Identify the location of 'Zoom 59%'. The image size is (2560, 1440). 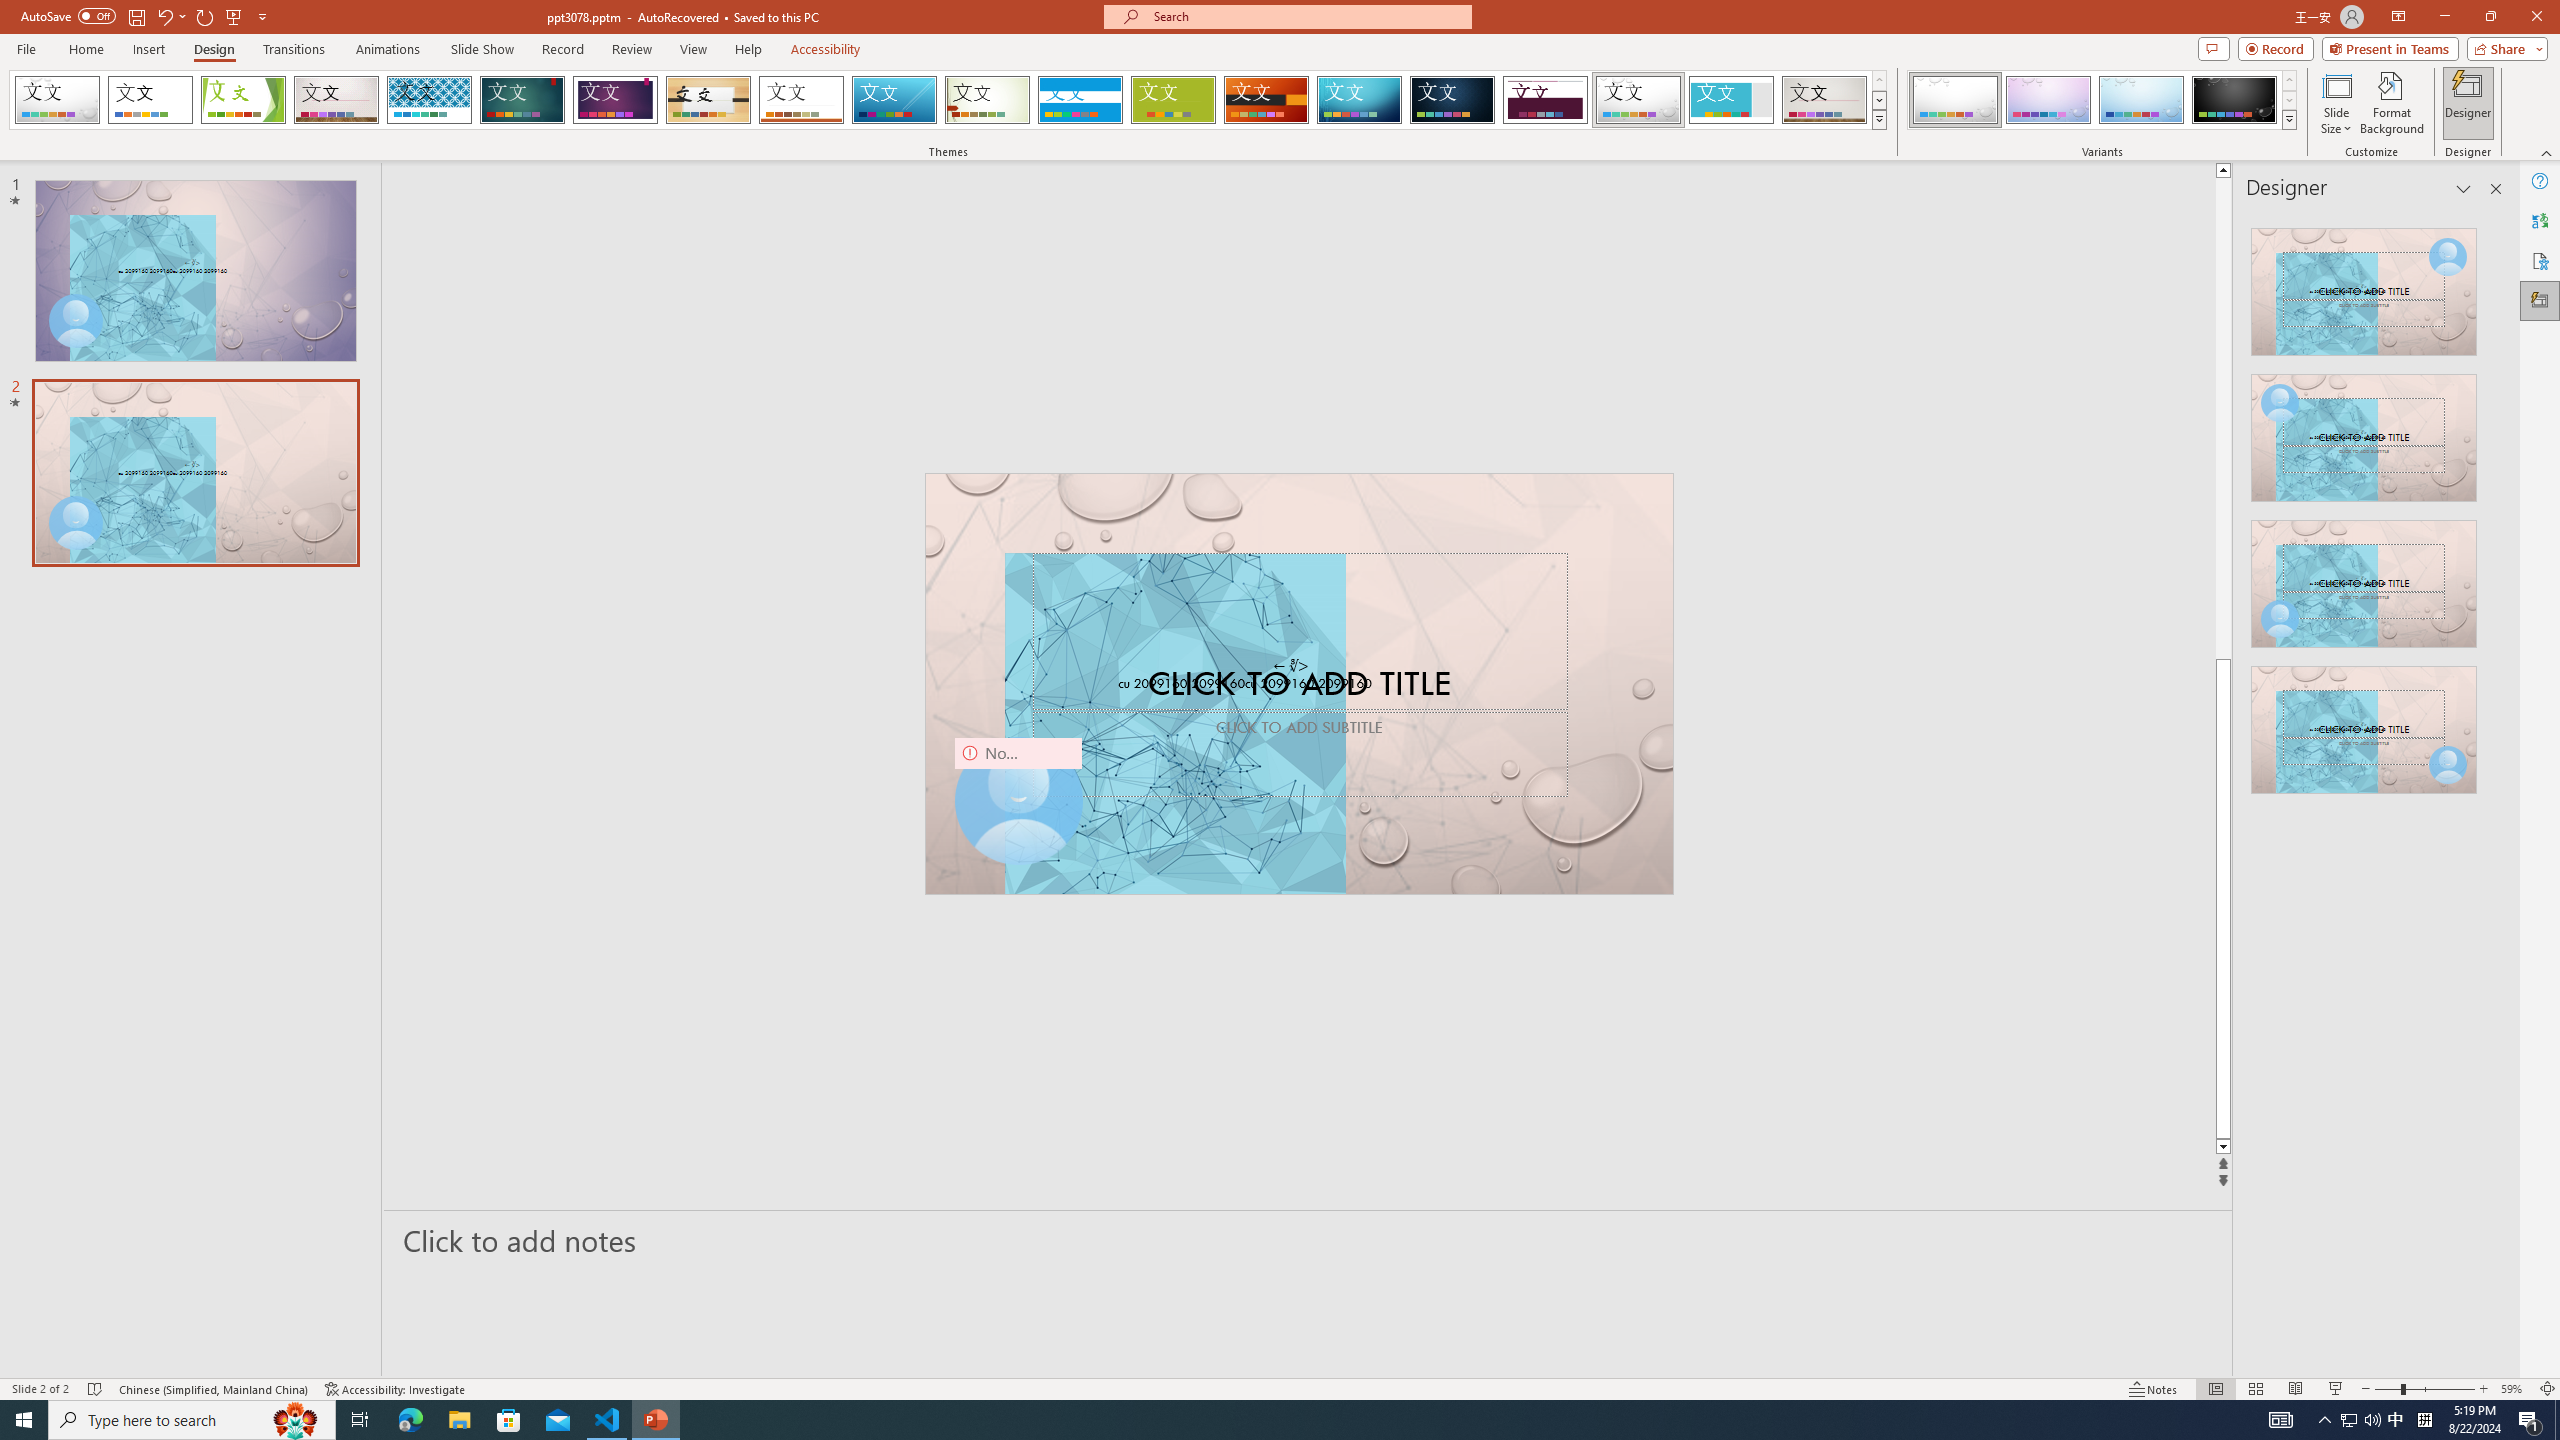
(2515, 1389).